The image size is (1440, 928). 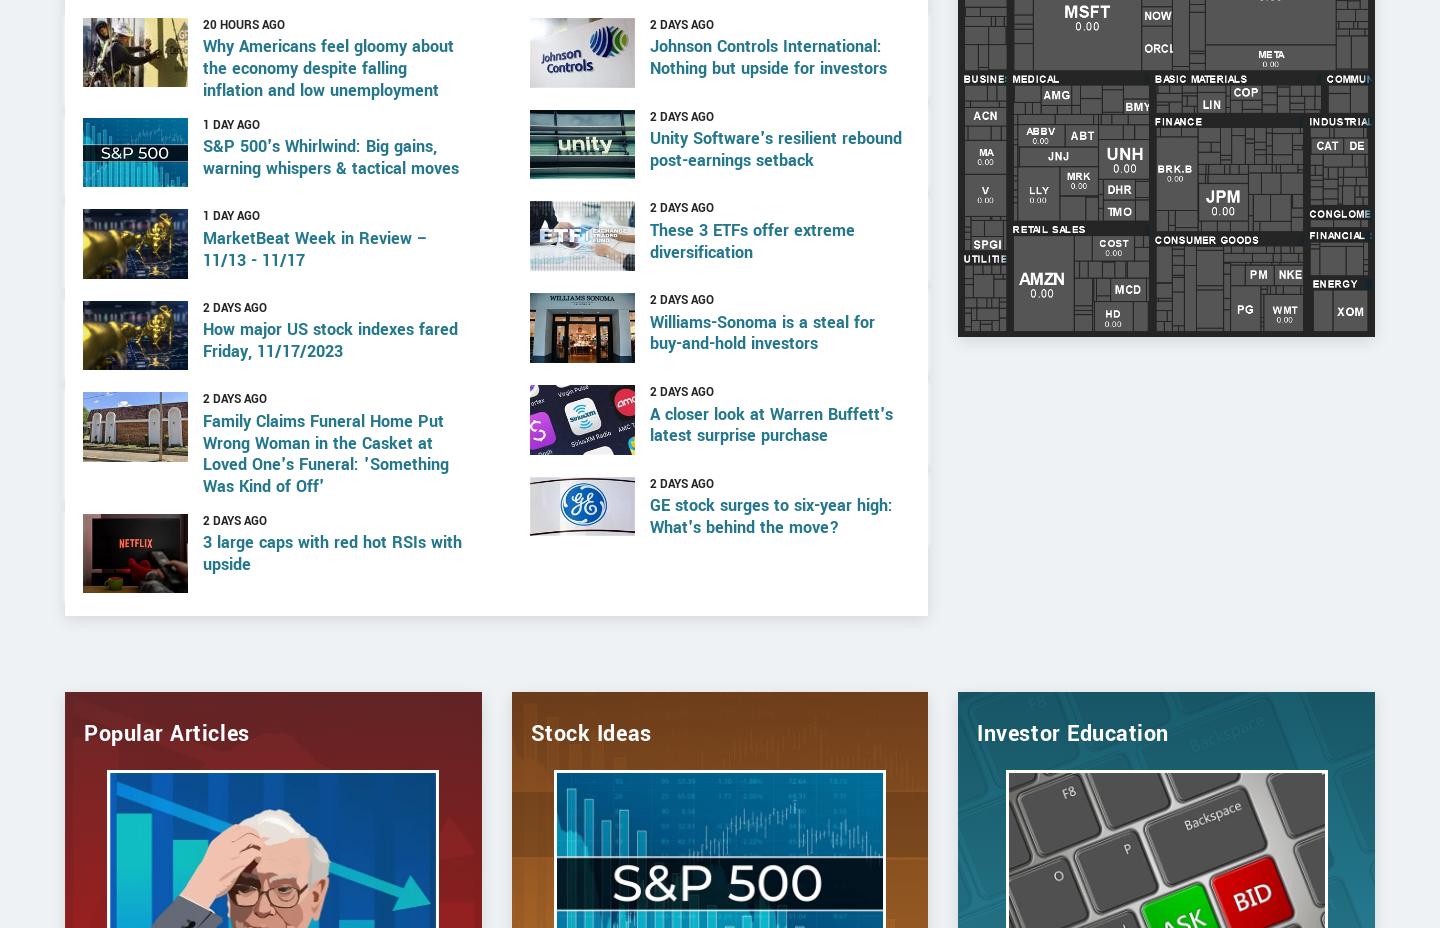 What do you see at coordinates (165, 797) in the screenshot?
I see `'Popular Articles'` at bounding box center [165, 797].